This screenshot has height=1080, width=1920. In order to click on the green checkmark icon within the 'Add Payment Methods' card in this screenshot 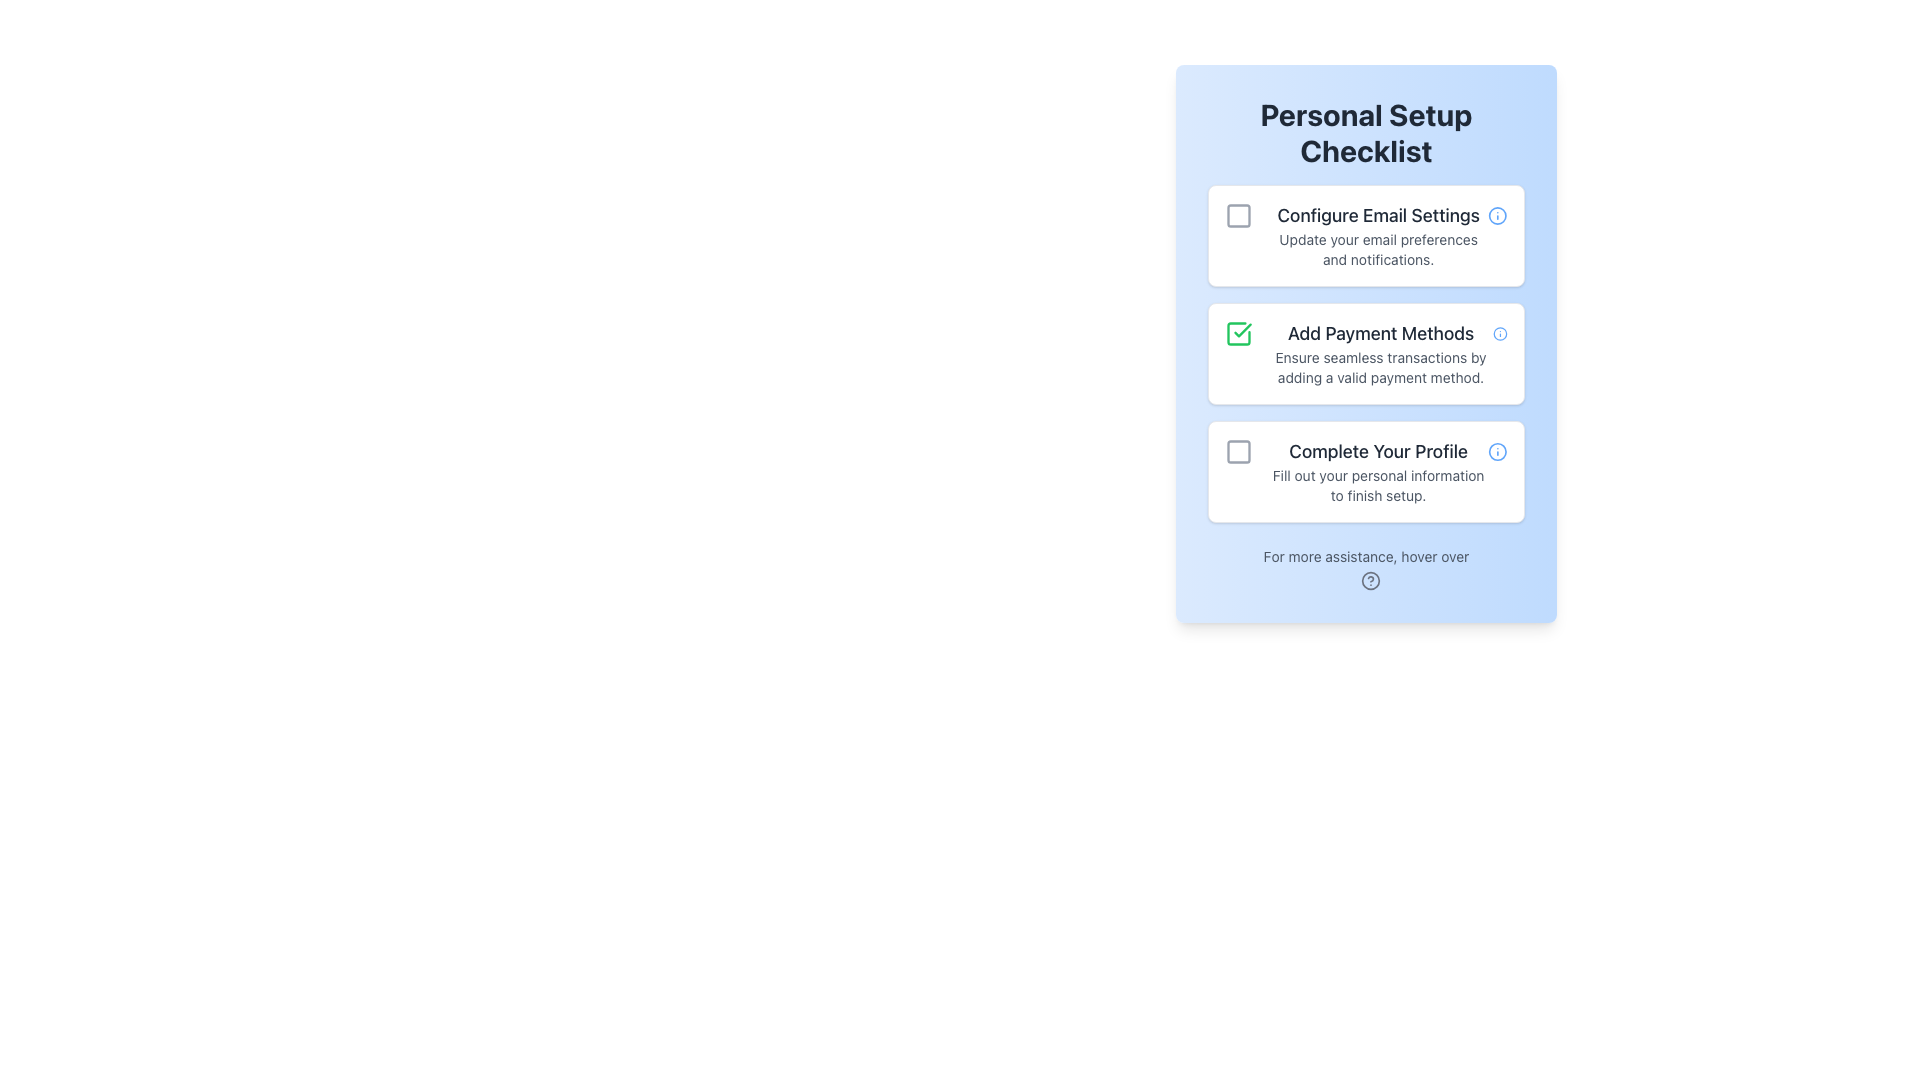, I will do `click(1237, 333)`.